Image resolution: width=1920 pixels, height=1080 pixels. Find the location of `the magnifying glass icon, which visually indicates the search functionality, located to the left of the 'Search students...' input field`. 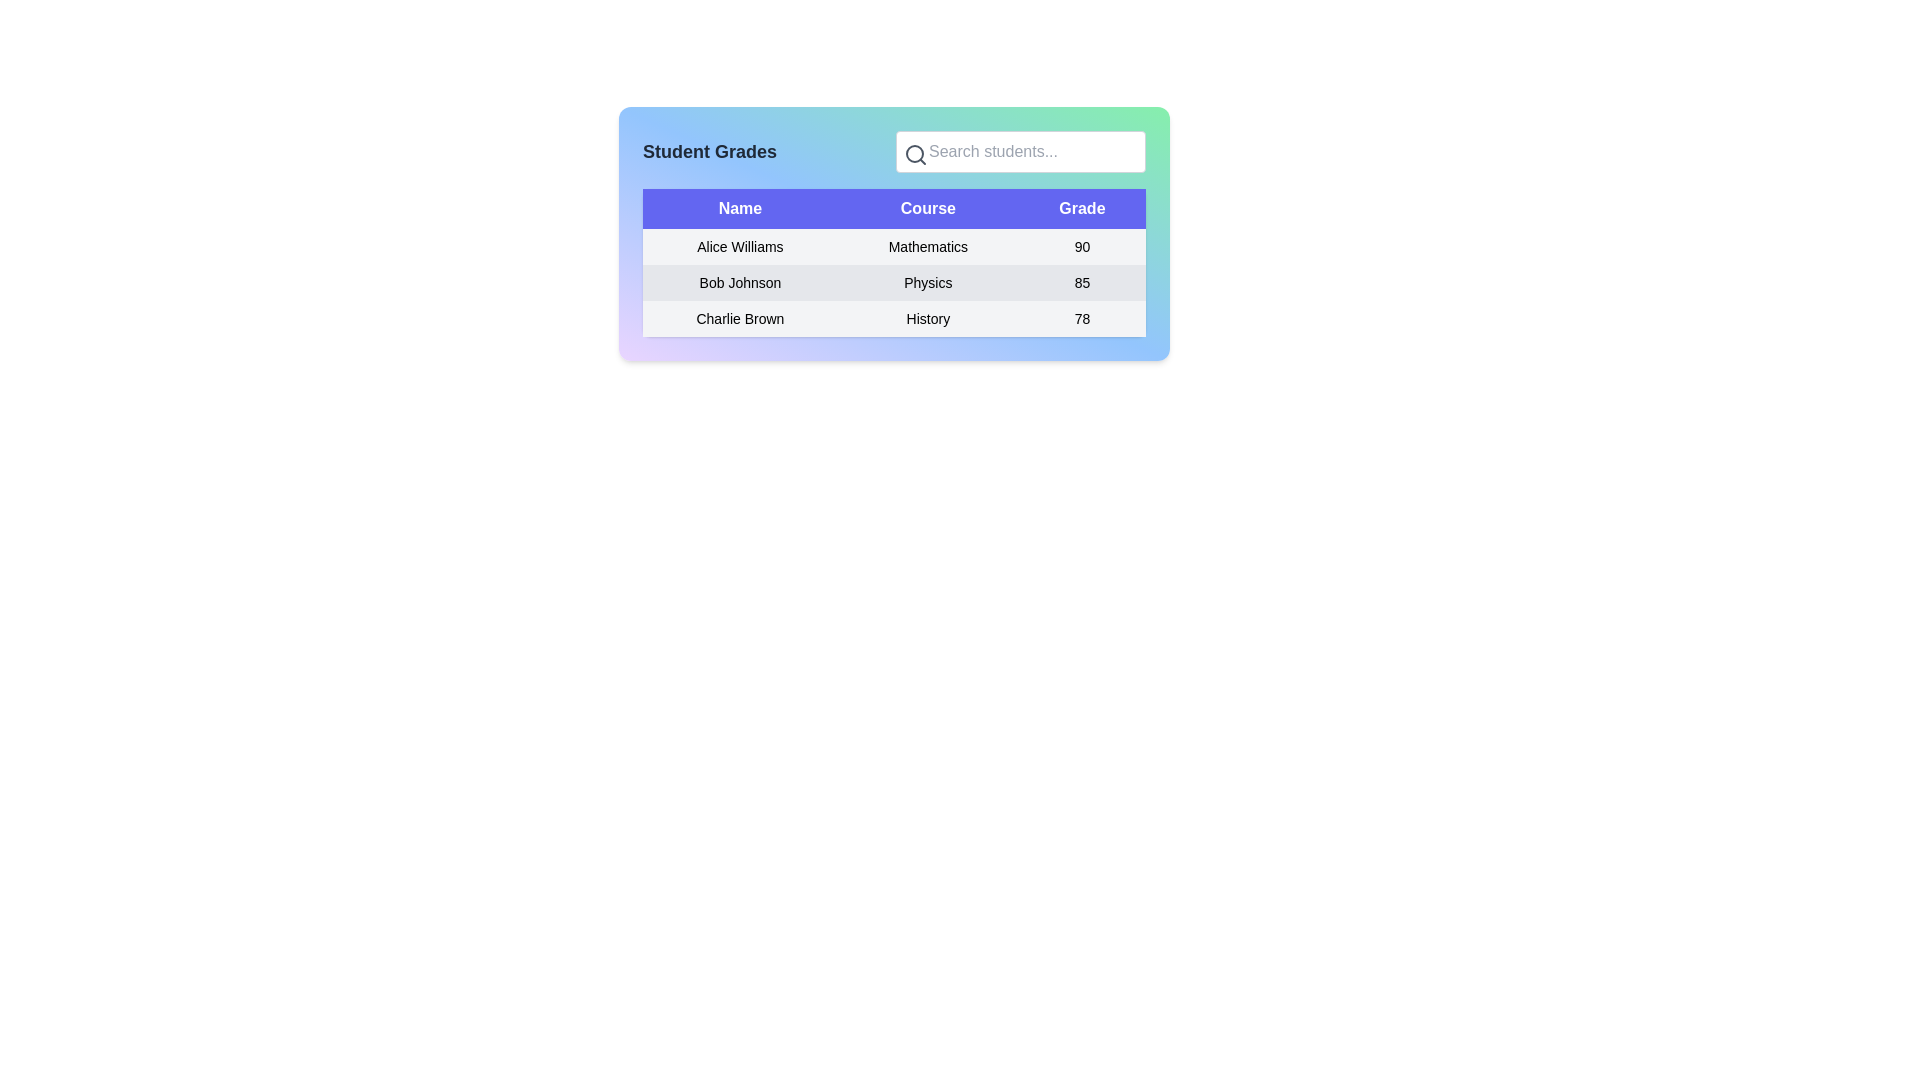

the magnifying glass icon, which visually indicates the search functionality, located to the left of the 'Search students...' input field is located at coordinates (915, 153).